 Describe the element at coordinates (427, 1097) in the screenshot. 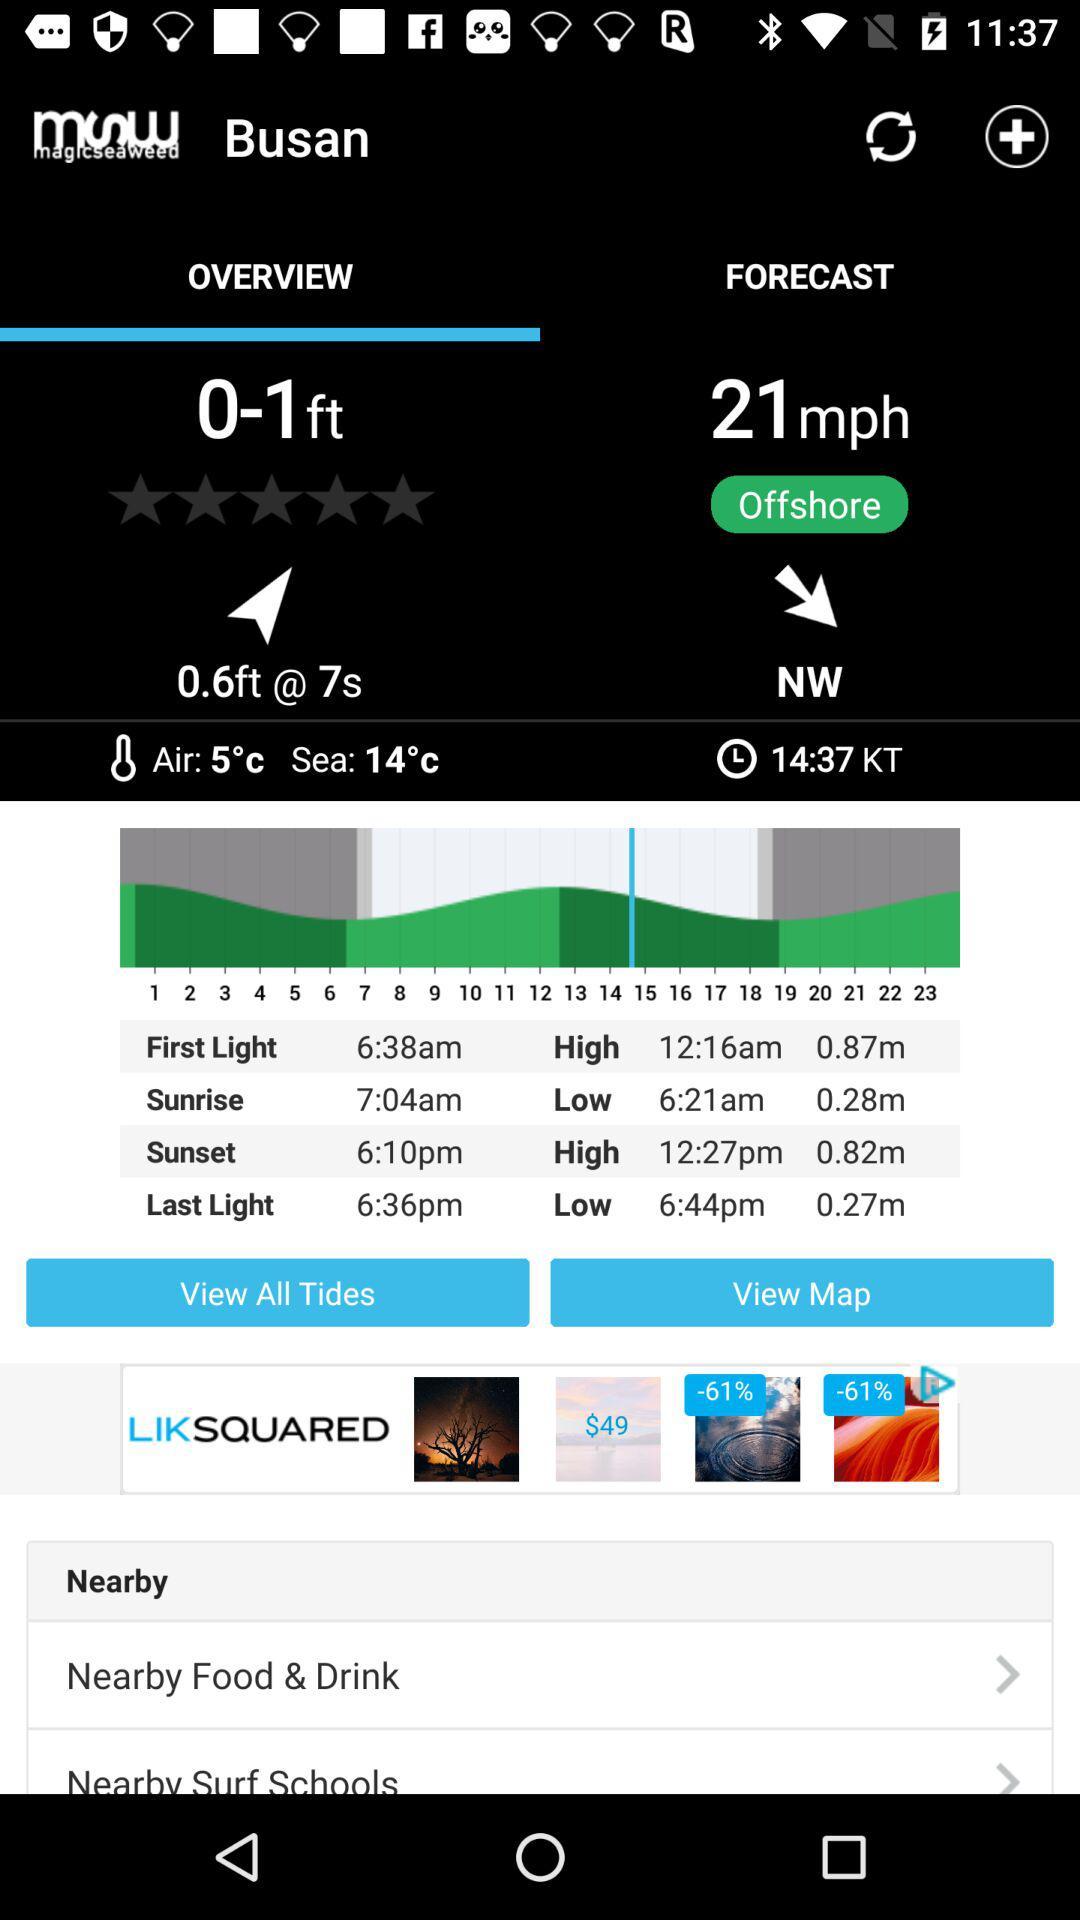

I see `the icon next to first light item` at that location.